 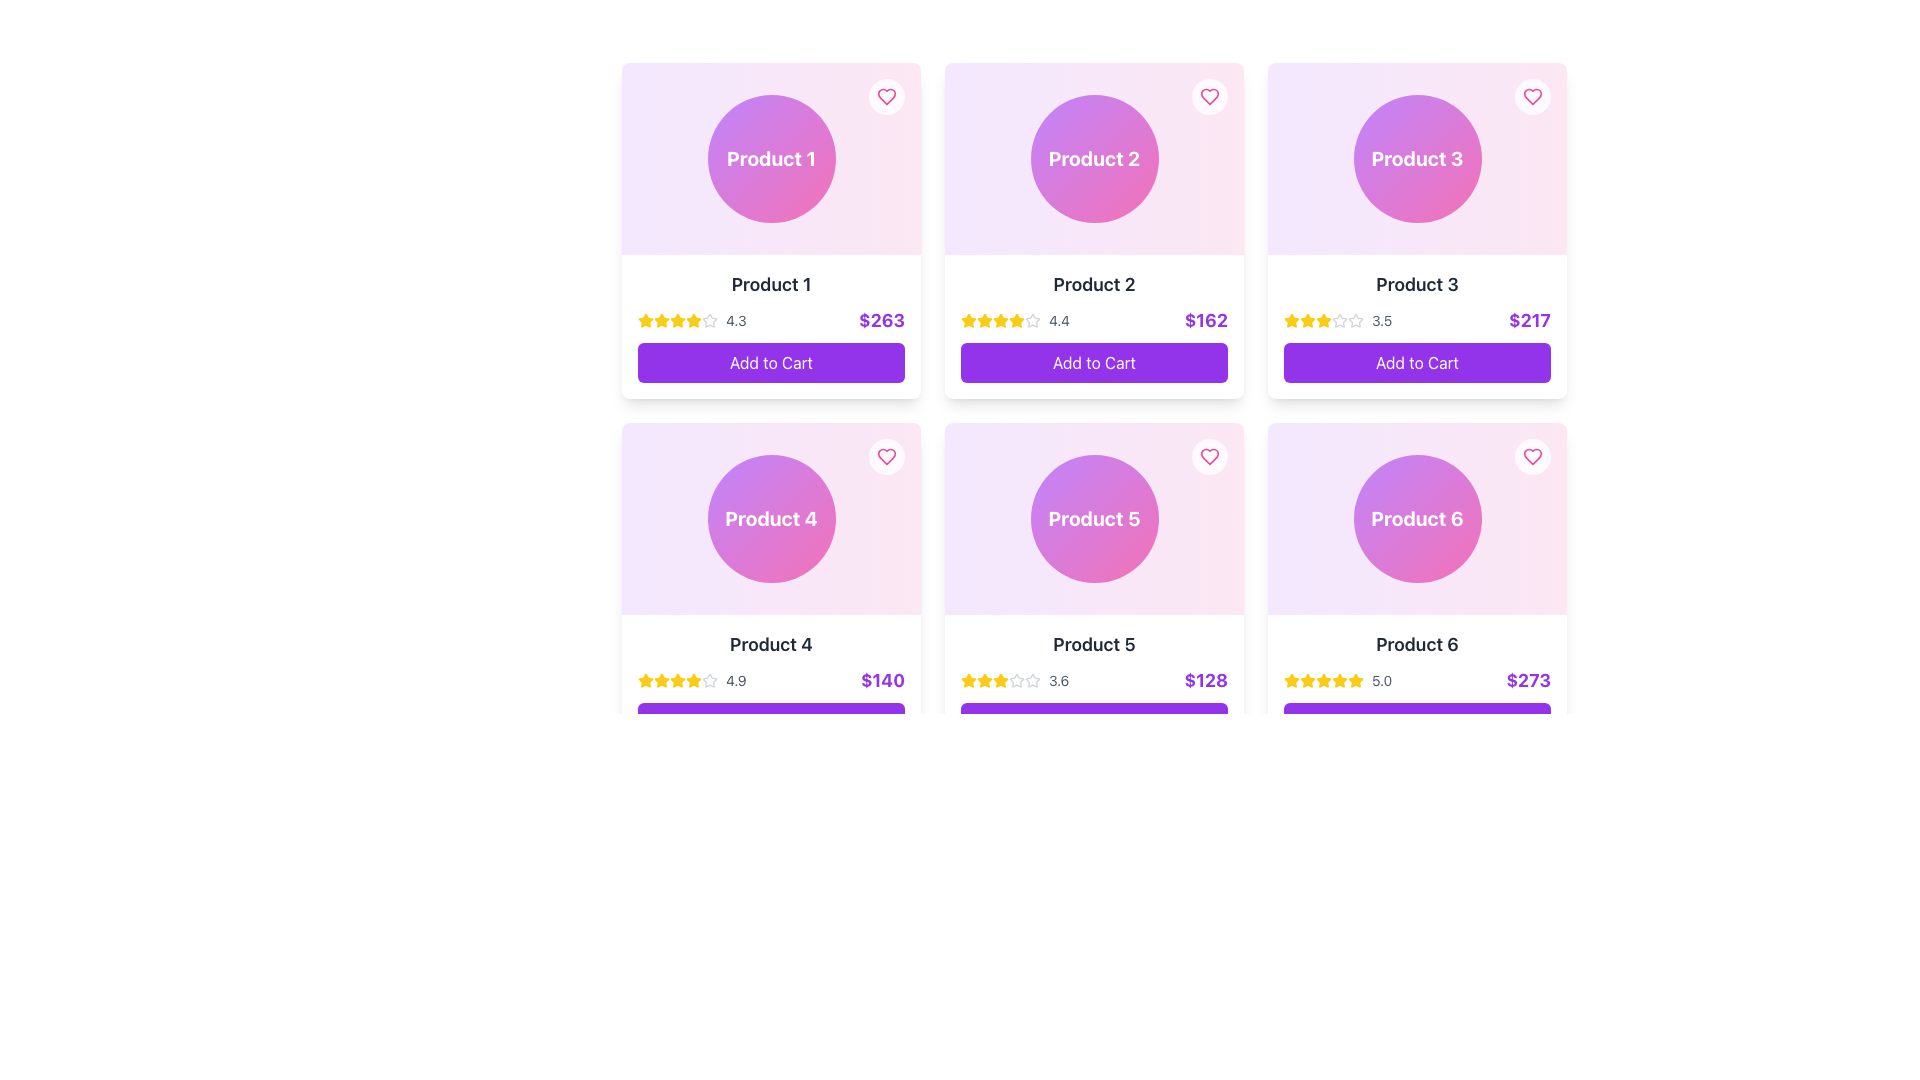 What do you see at coordinates (662, 680) in the screenshot?
I see `the third filled star icon in the 5-star rating system located below the title 'Product 4' and above the price '$140' to interact with the rating` at bounding box center [662, 680].